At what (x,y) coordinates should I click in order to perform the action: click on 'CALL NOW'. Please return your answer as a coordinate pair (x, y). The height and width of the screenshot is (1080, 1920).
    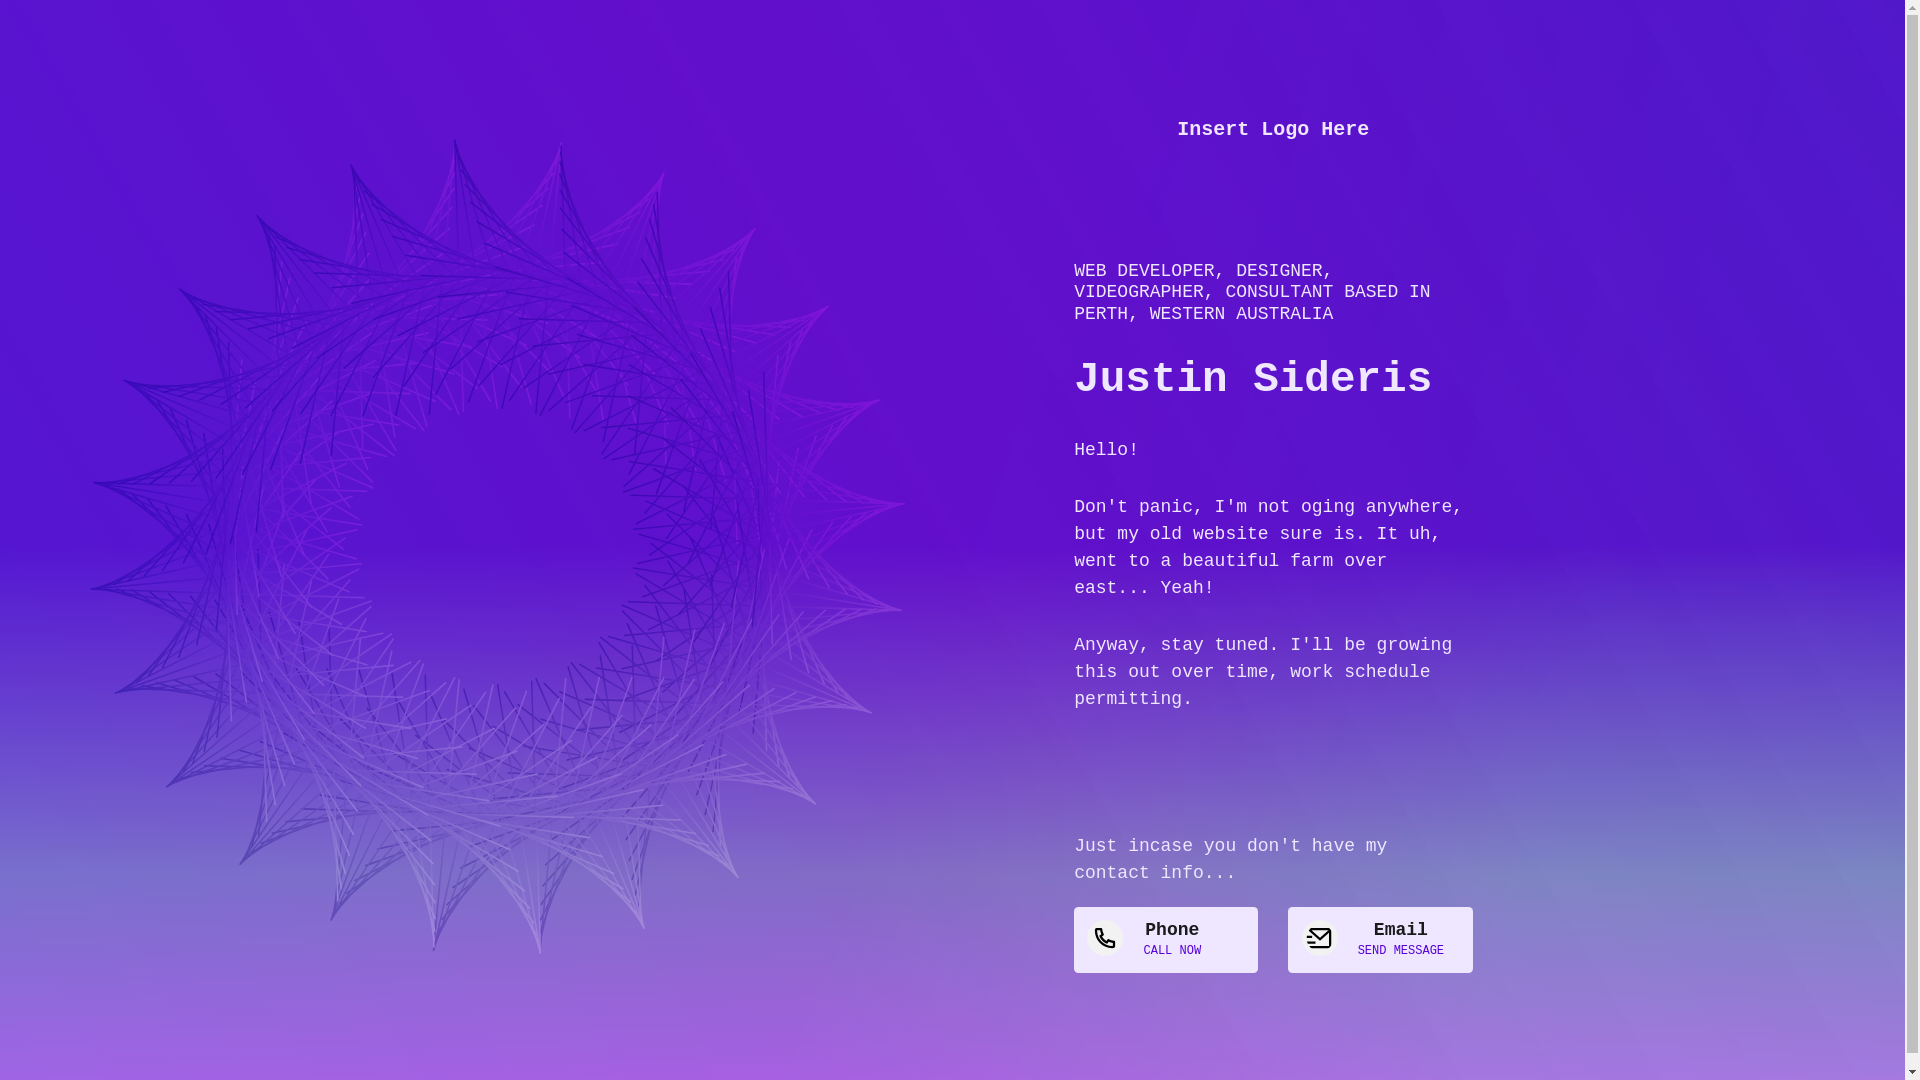
    Looking at the image, I should click on (1171, 950).